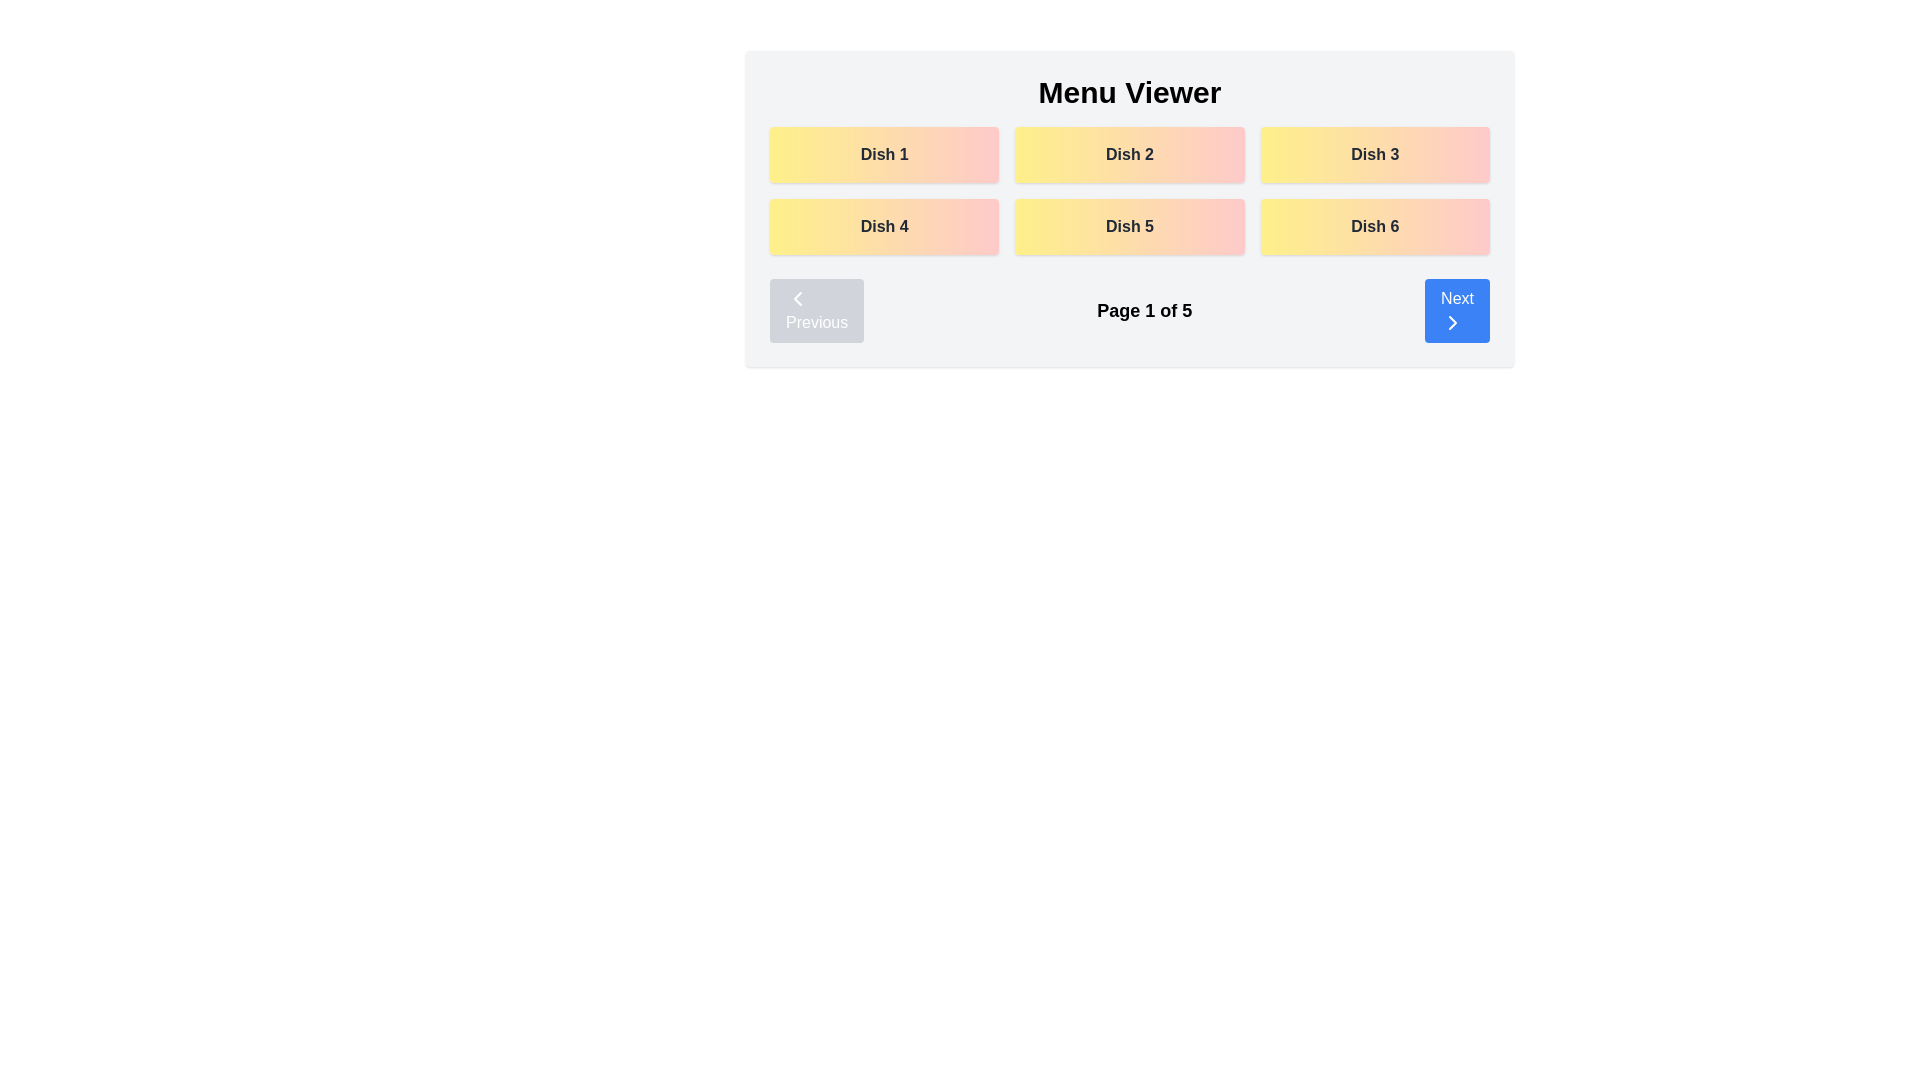  Describe the element at coordinates (1144, 311) in the screenshot. I see `the text label displaying 'Page 1 of 5' located in the center of the navigation bar, positioned between the 'Previous' and 'Next' buttons` at that location.